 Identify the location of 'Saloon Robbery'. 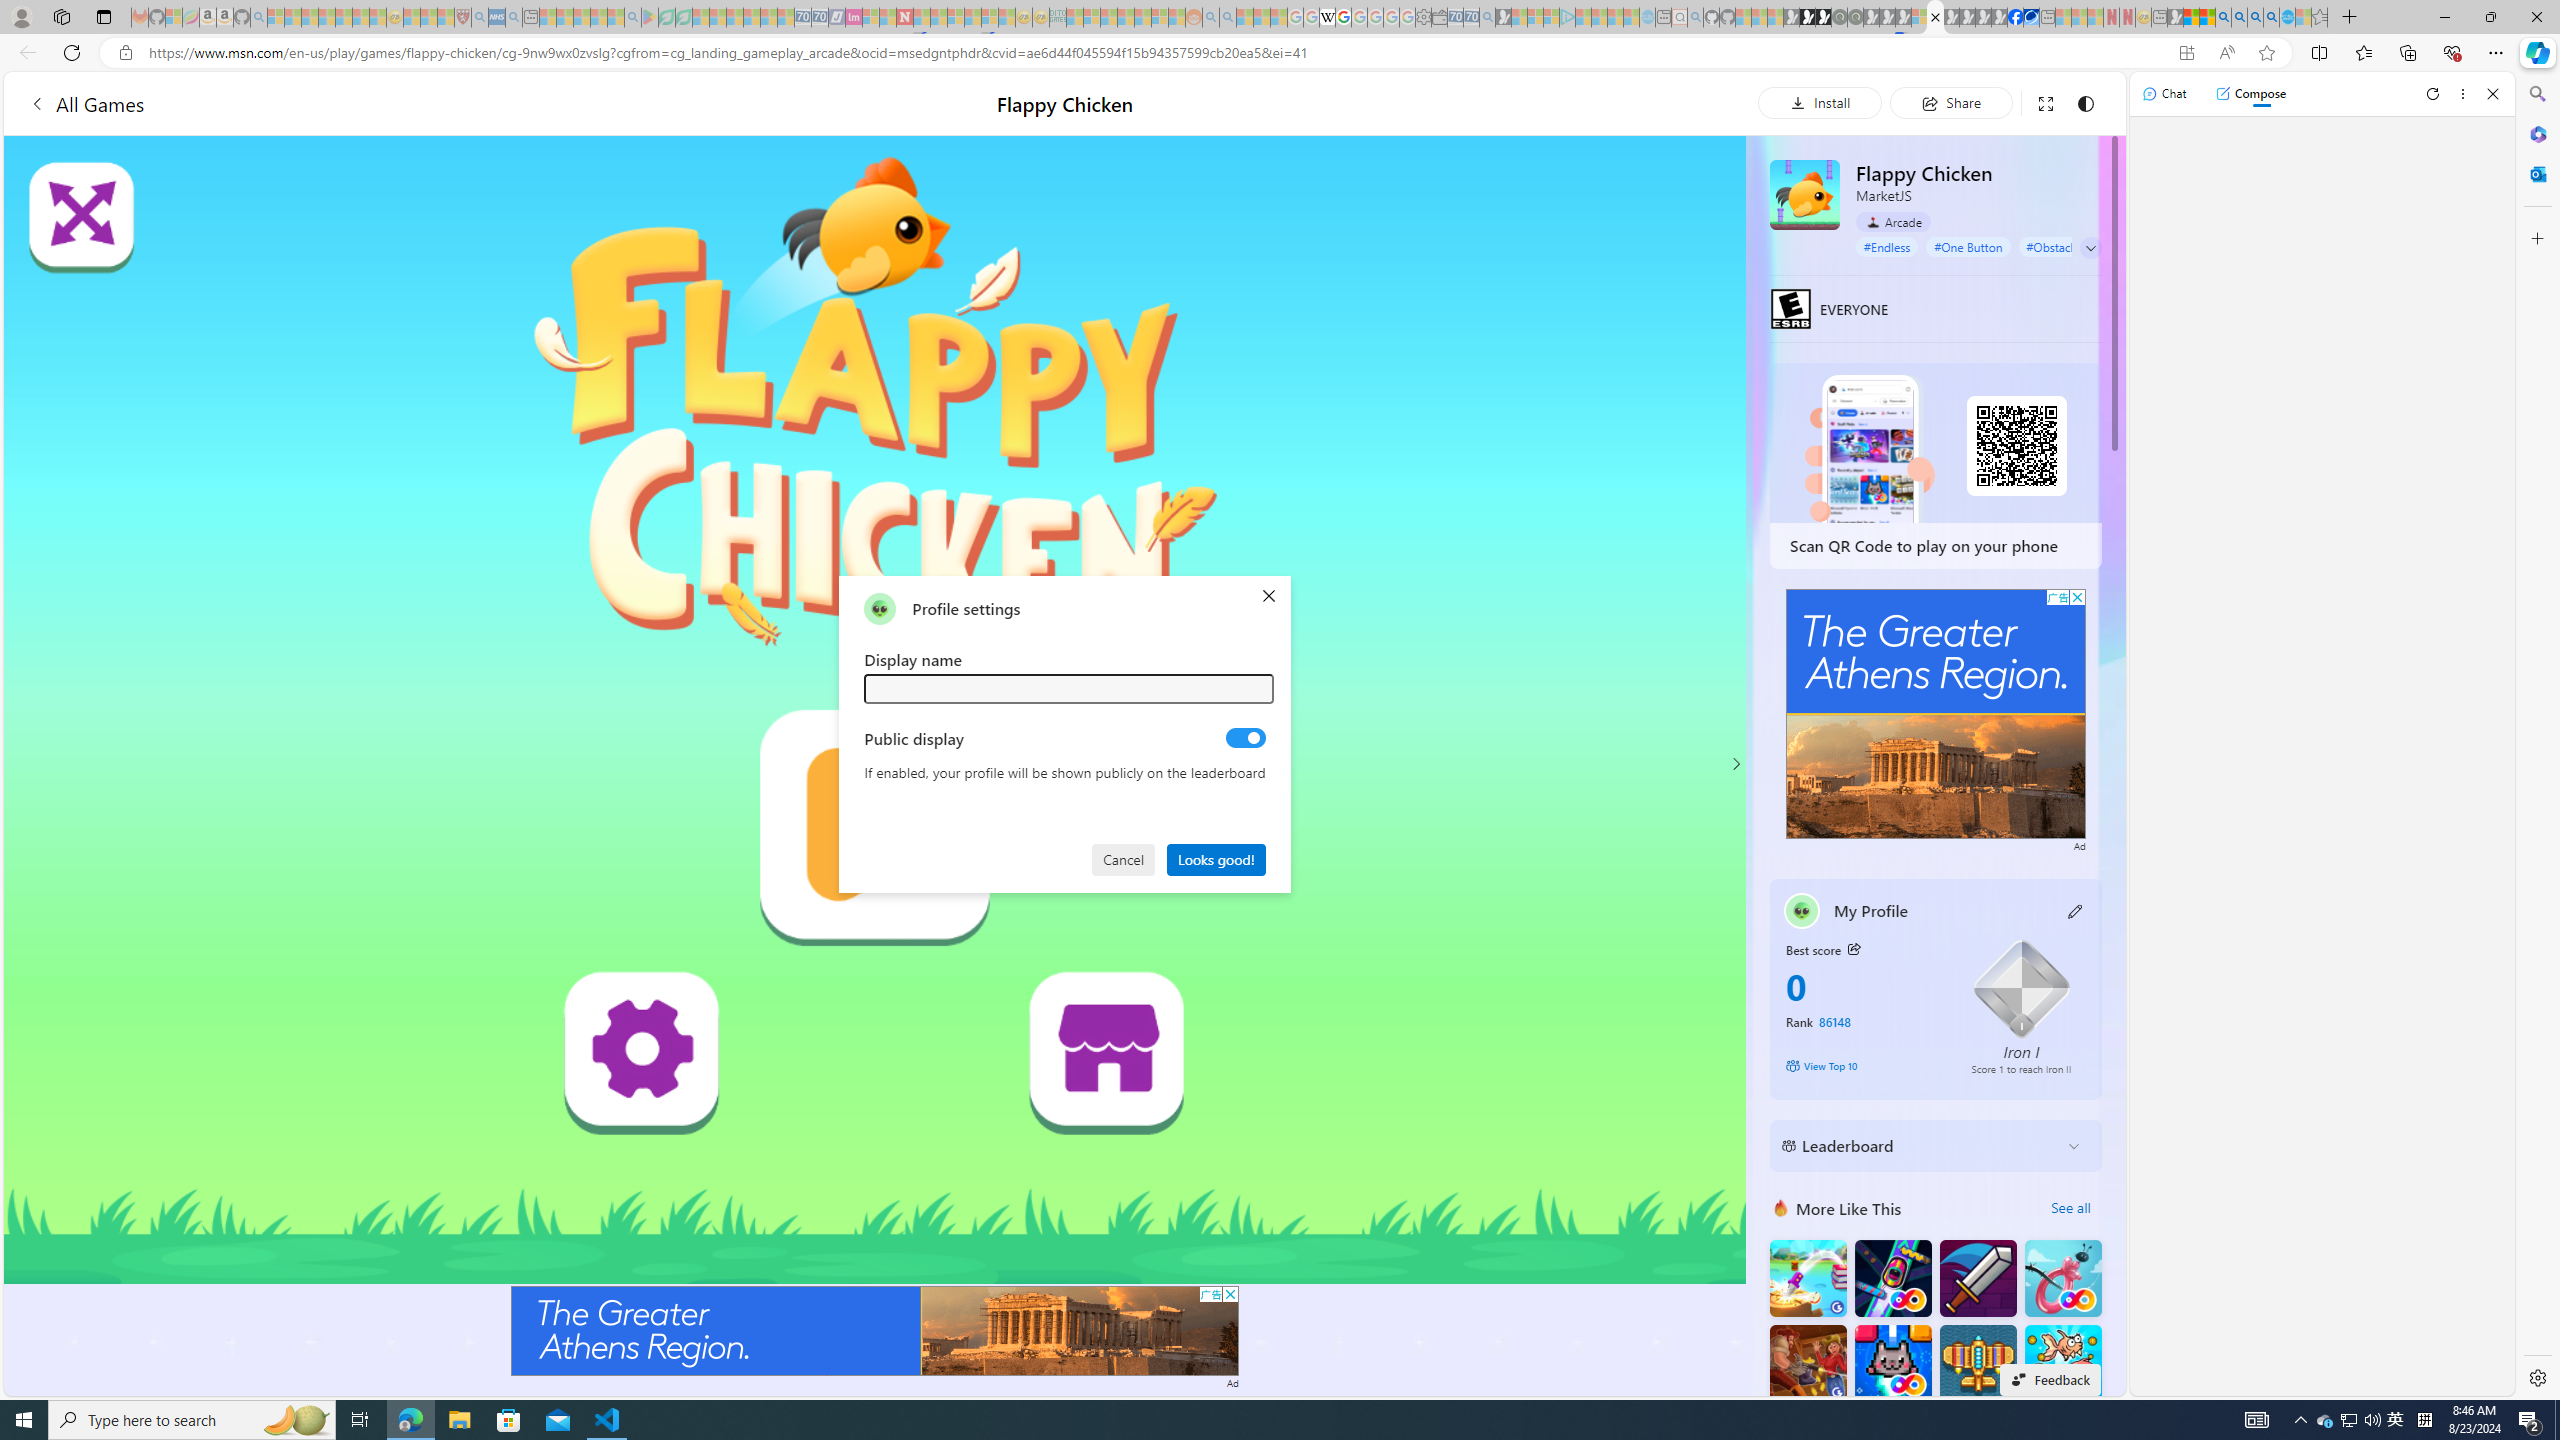
(1807, 1362).